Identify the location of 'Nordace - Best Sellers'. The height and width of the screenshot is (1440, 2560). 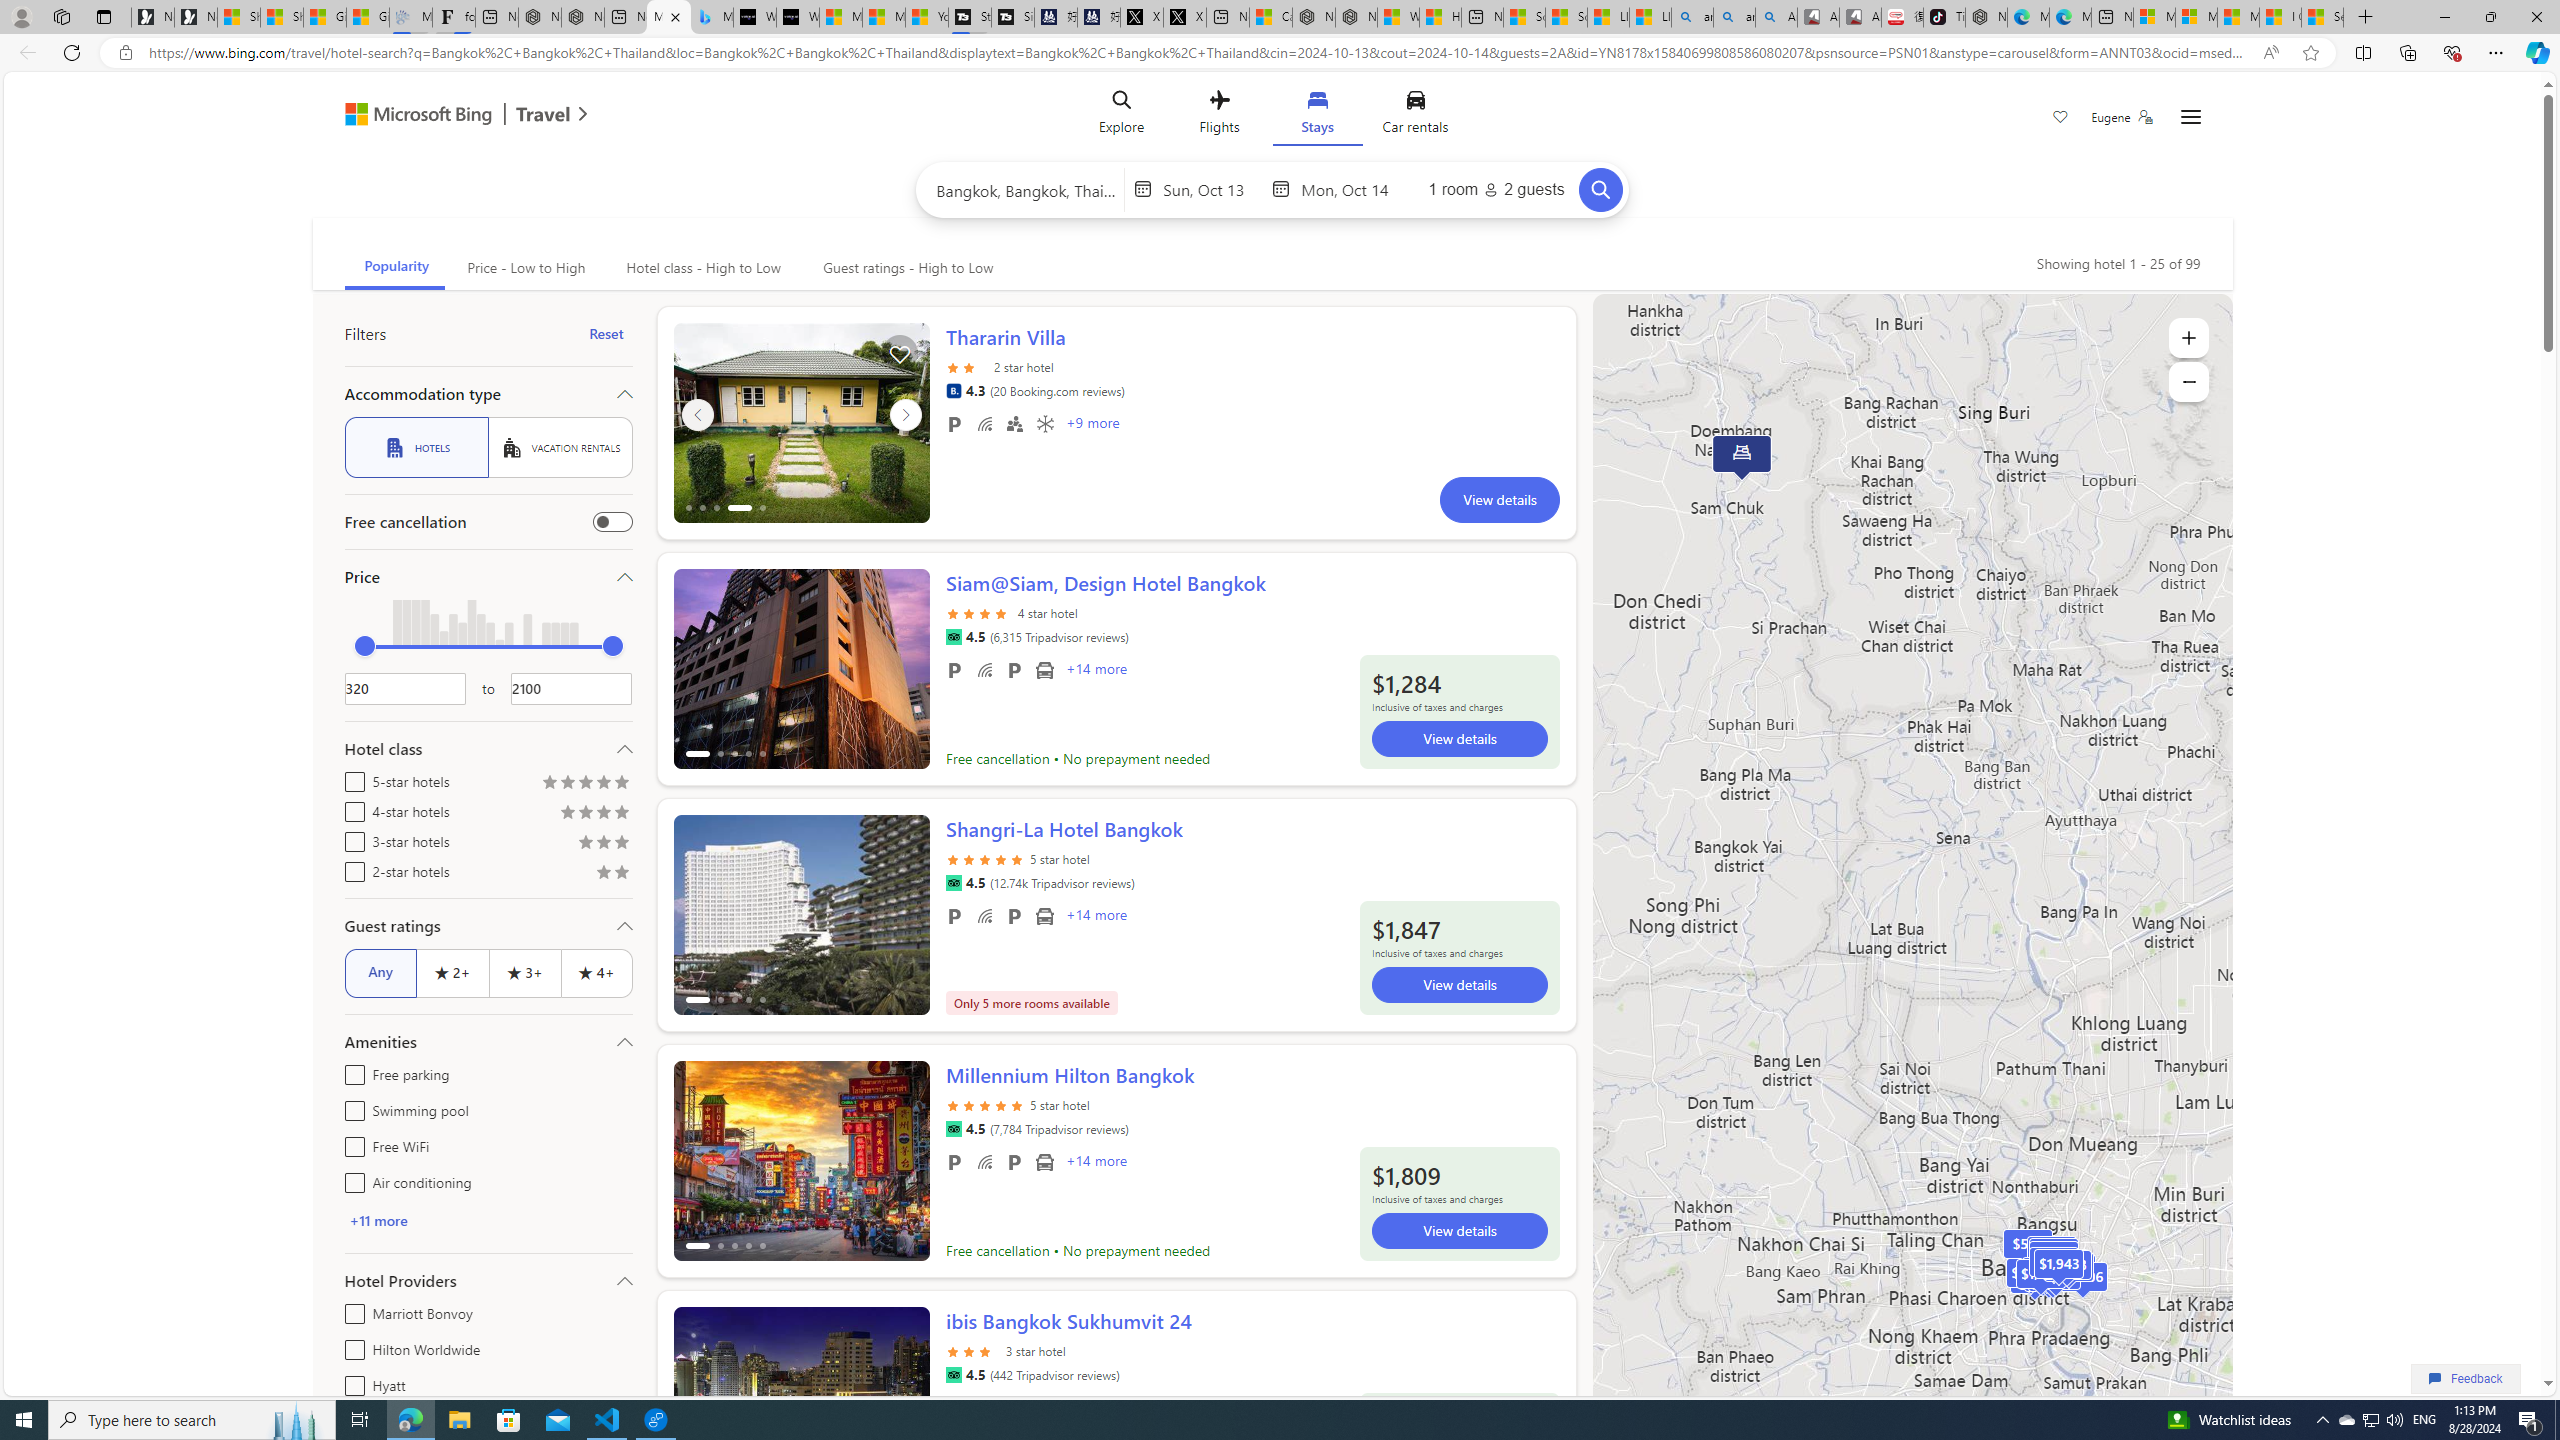
(1985, 16).